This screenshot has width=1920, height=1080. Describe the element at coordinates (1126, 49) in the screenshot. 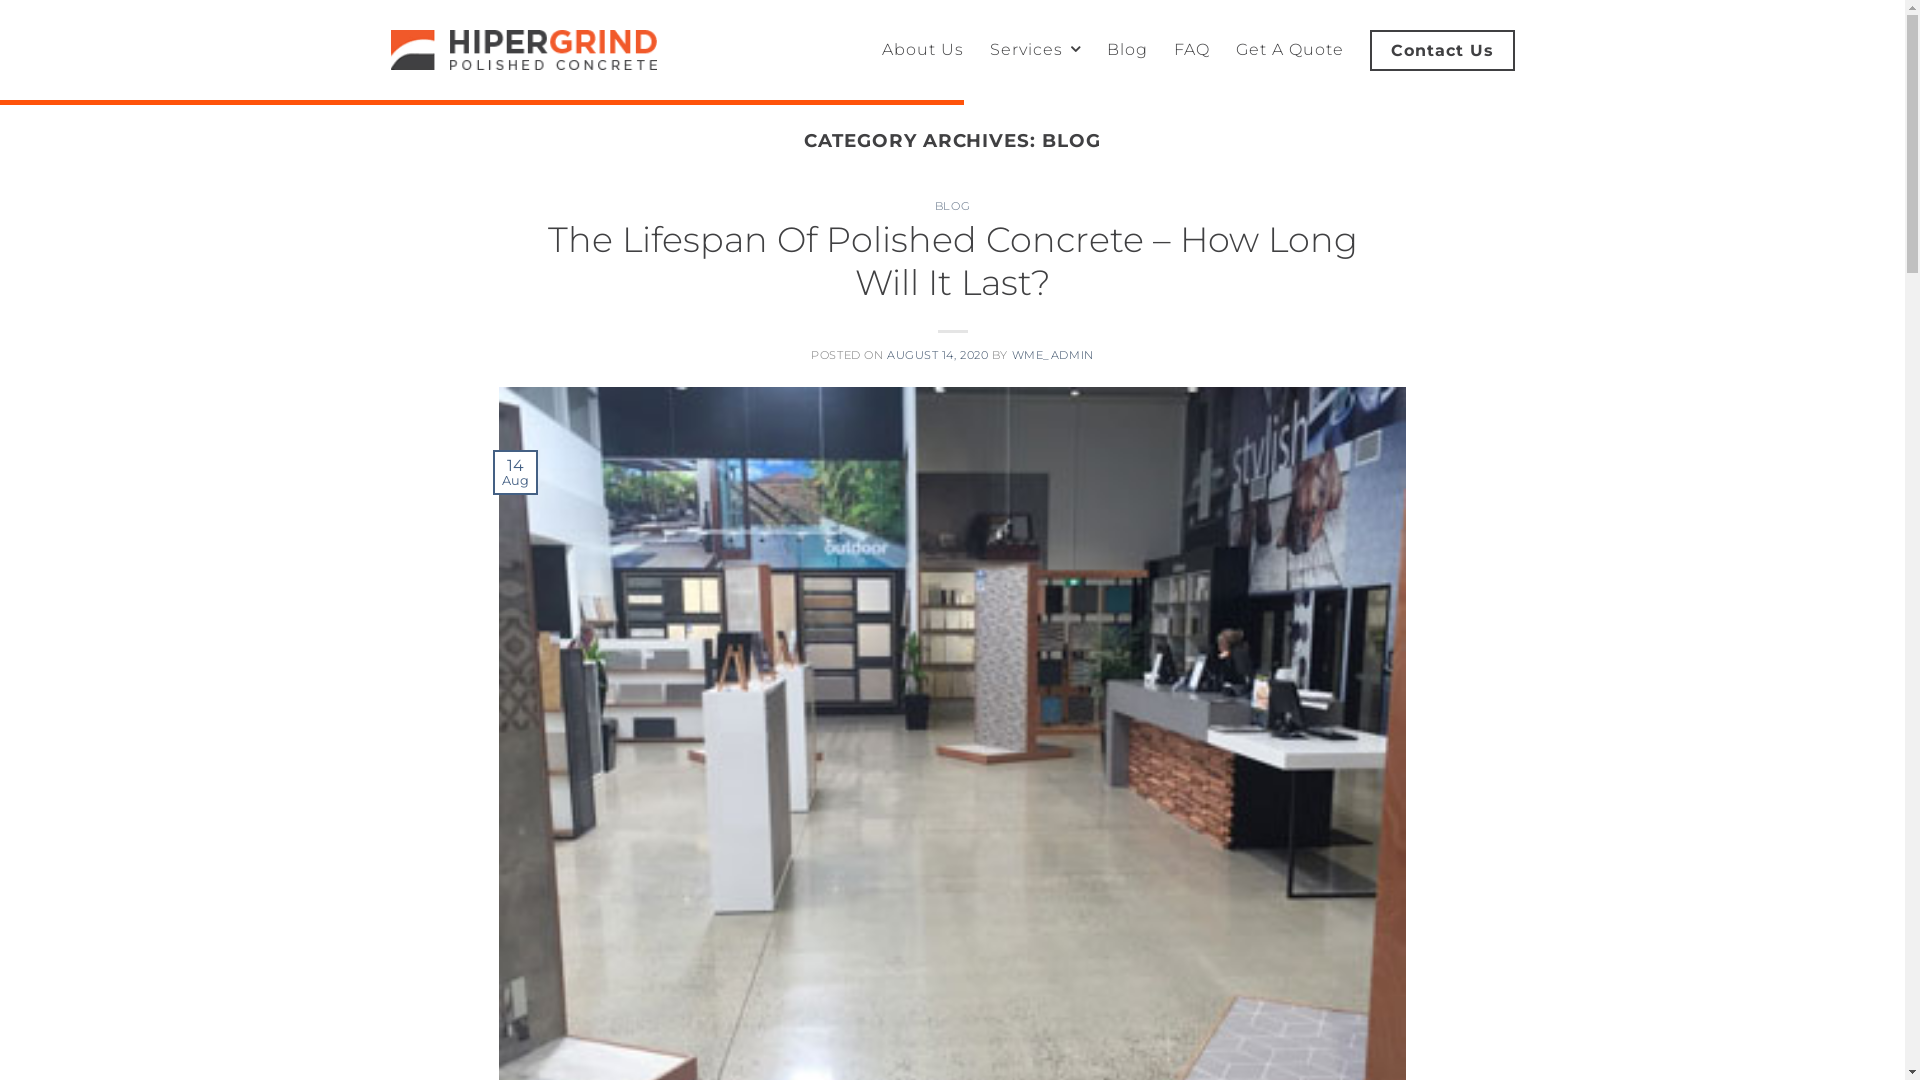

I see `'Blog'` at that location.